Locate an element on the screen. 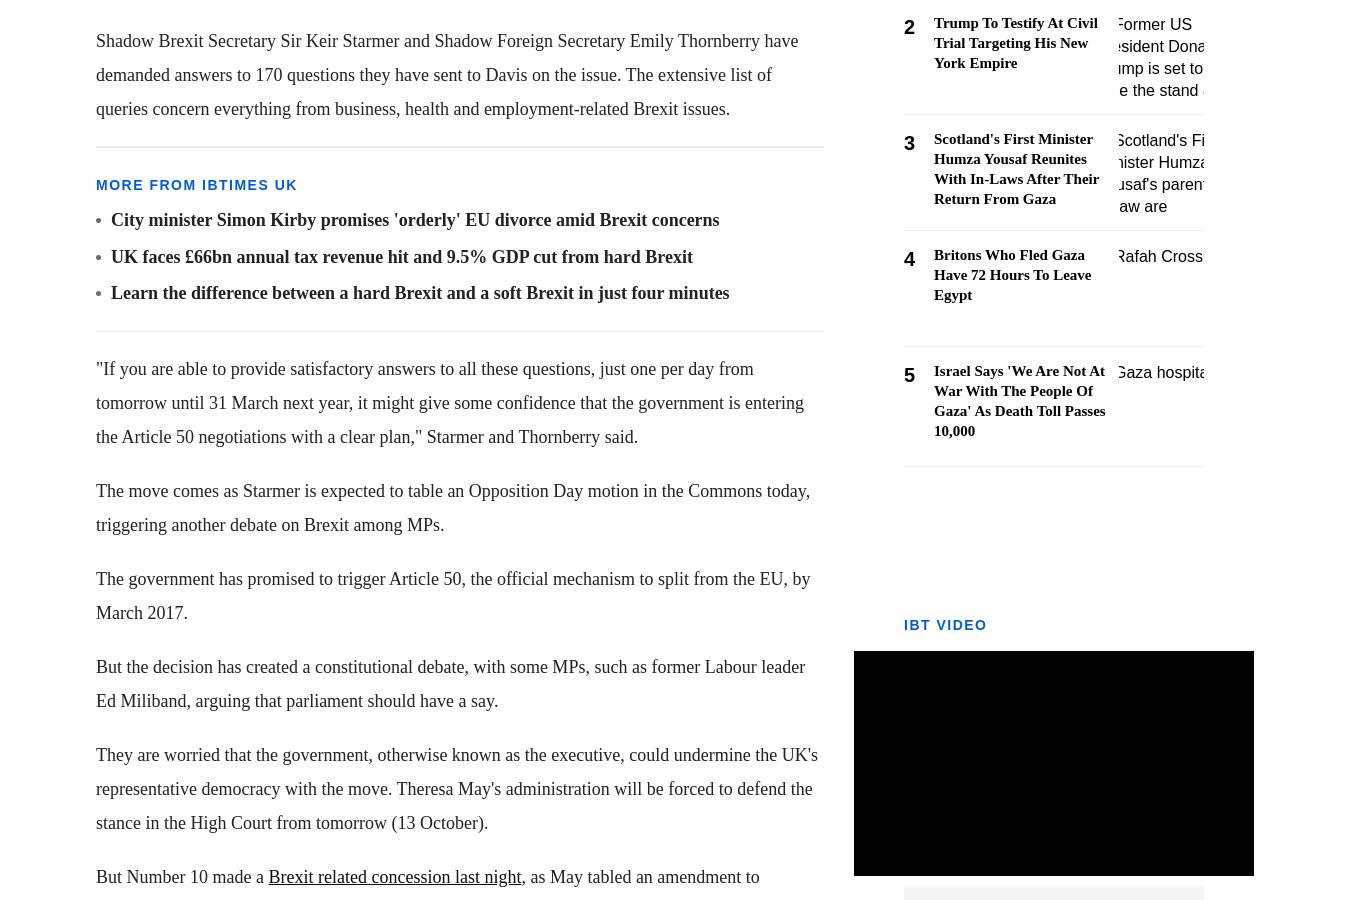 The height and width of the screenshot is (900, 1350). 'Trump To Testify At Civil Trial Targeting His New York Empire' is located at coordinates (933, 42).